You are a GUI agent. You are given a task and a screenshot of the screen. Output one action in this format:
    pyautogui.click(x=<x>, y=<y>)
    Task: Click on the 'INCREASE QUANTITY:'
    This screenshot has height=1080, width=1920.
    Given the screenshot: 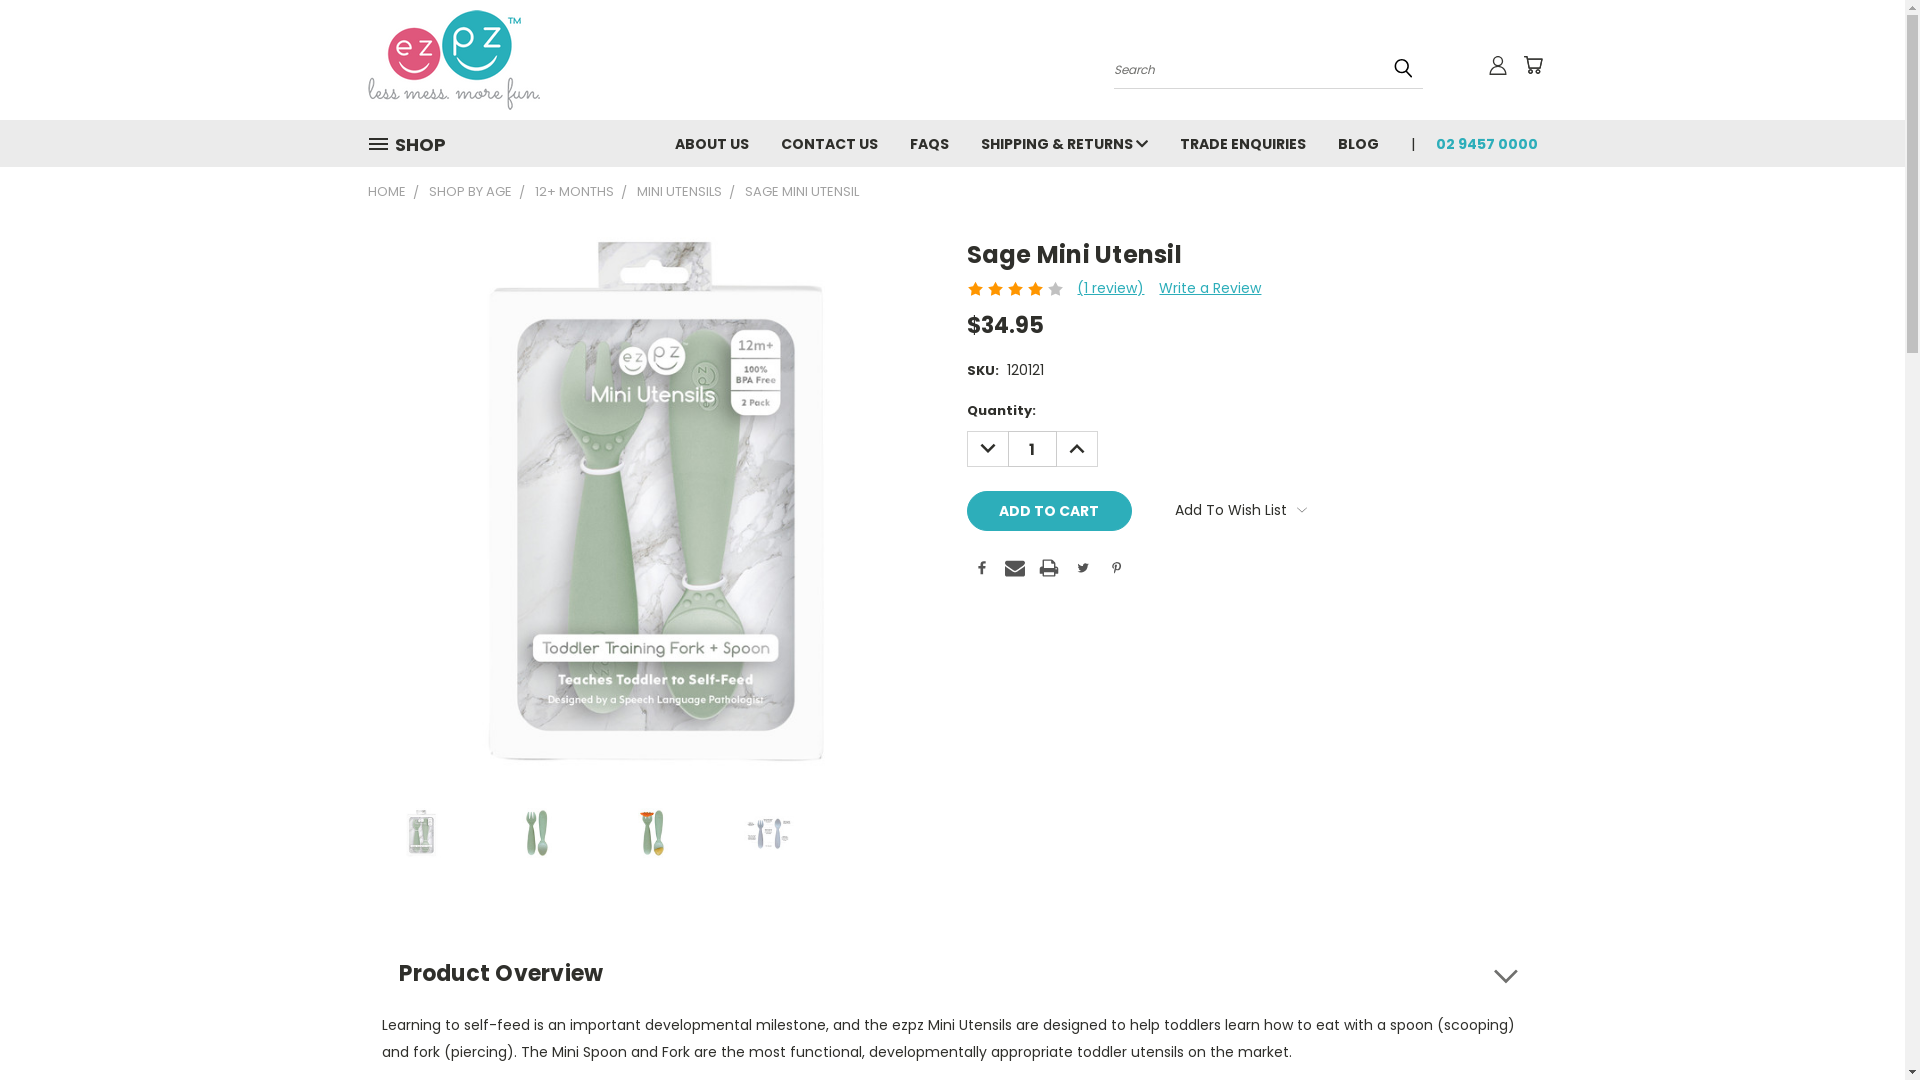 What is the action you would take?
    pyautogui.click(x=1075, y=447)
    